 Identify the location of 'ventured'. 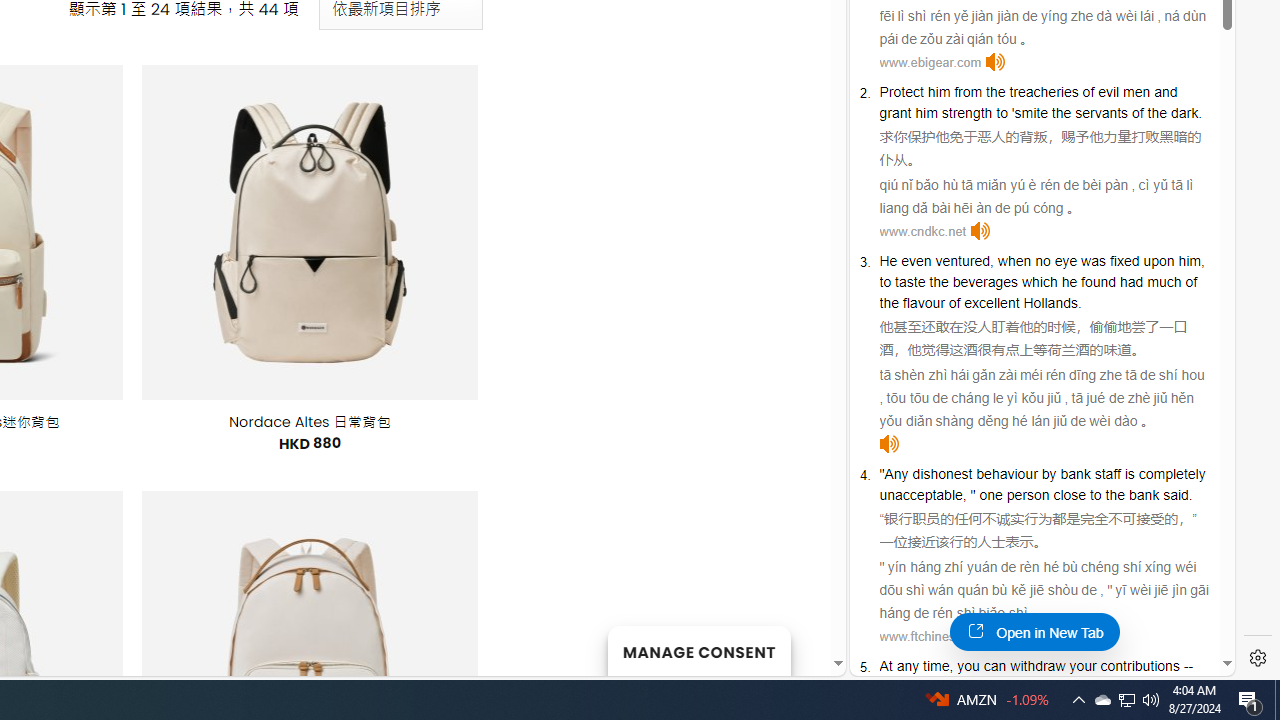
(962, 260).